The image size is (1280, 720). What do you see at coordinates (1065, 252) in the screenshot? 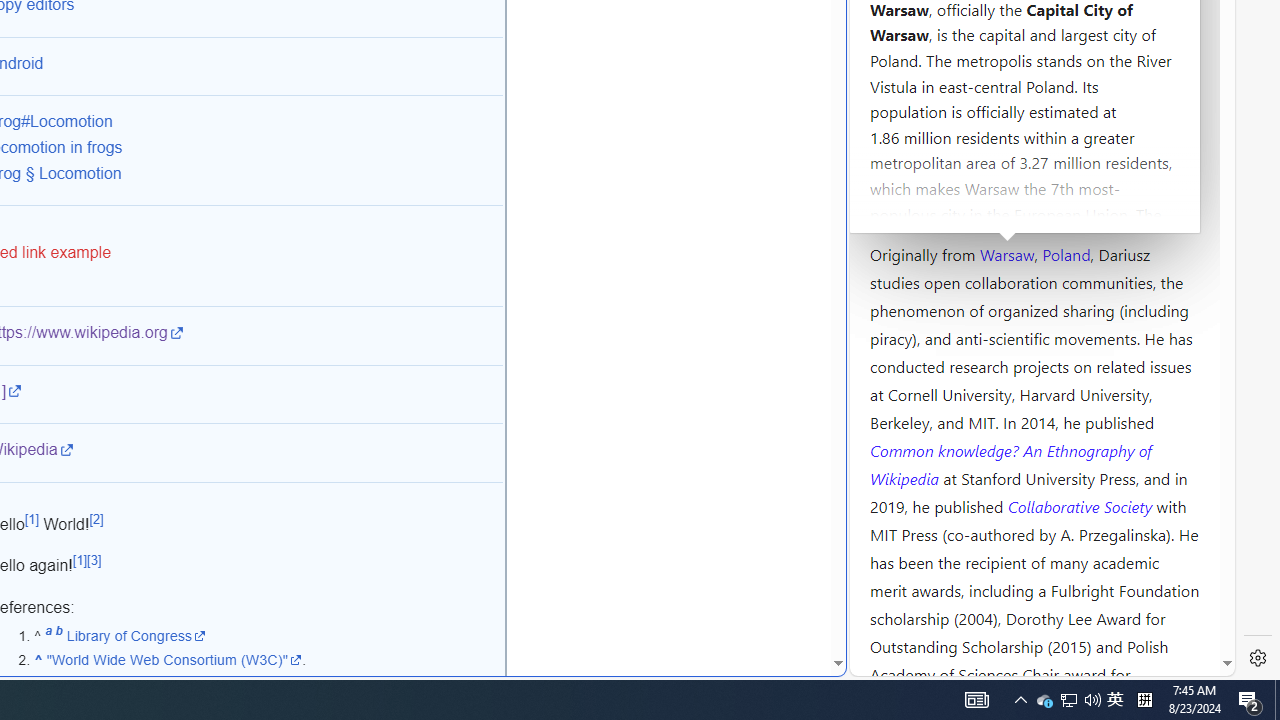
I see `'Poland'` at bounding box center [1065, 252].